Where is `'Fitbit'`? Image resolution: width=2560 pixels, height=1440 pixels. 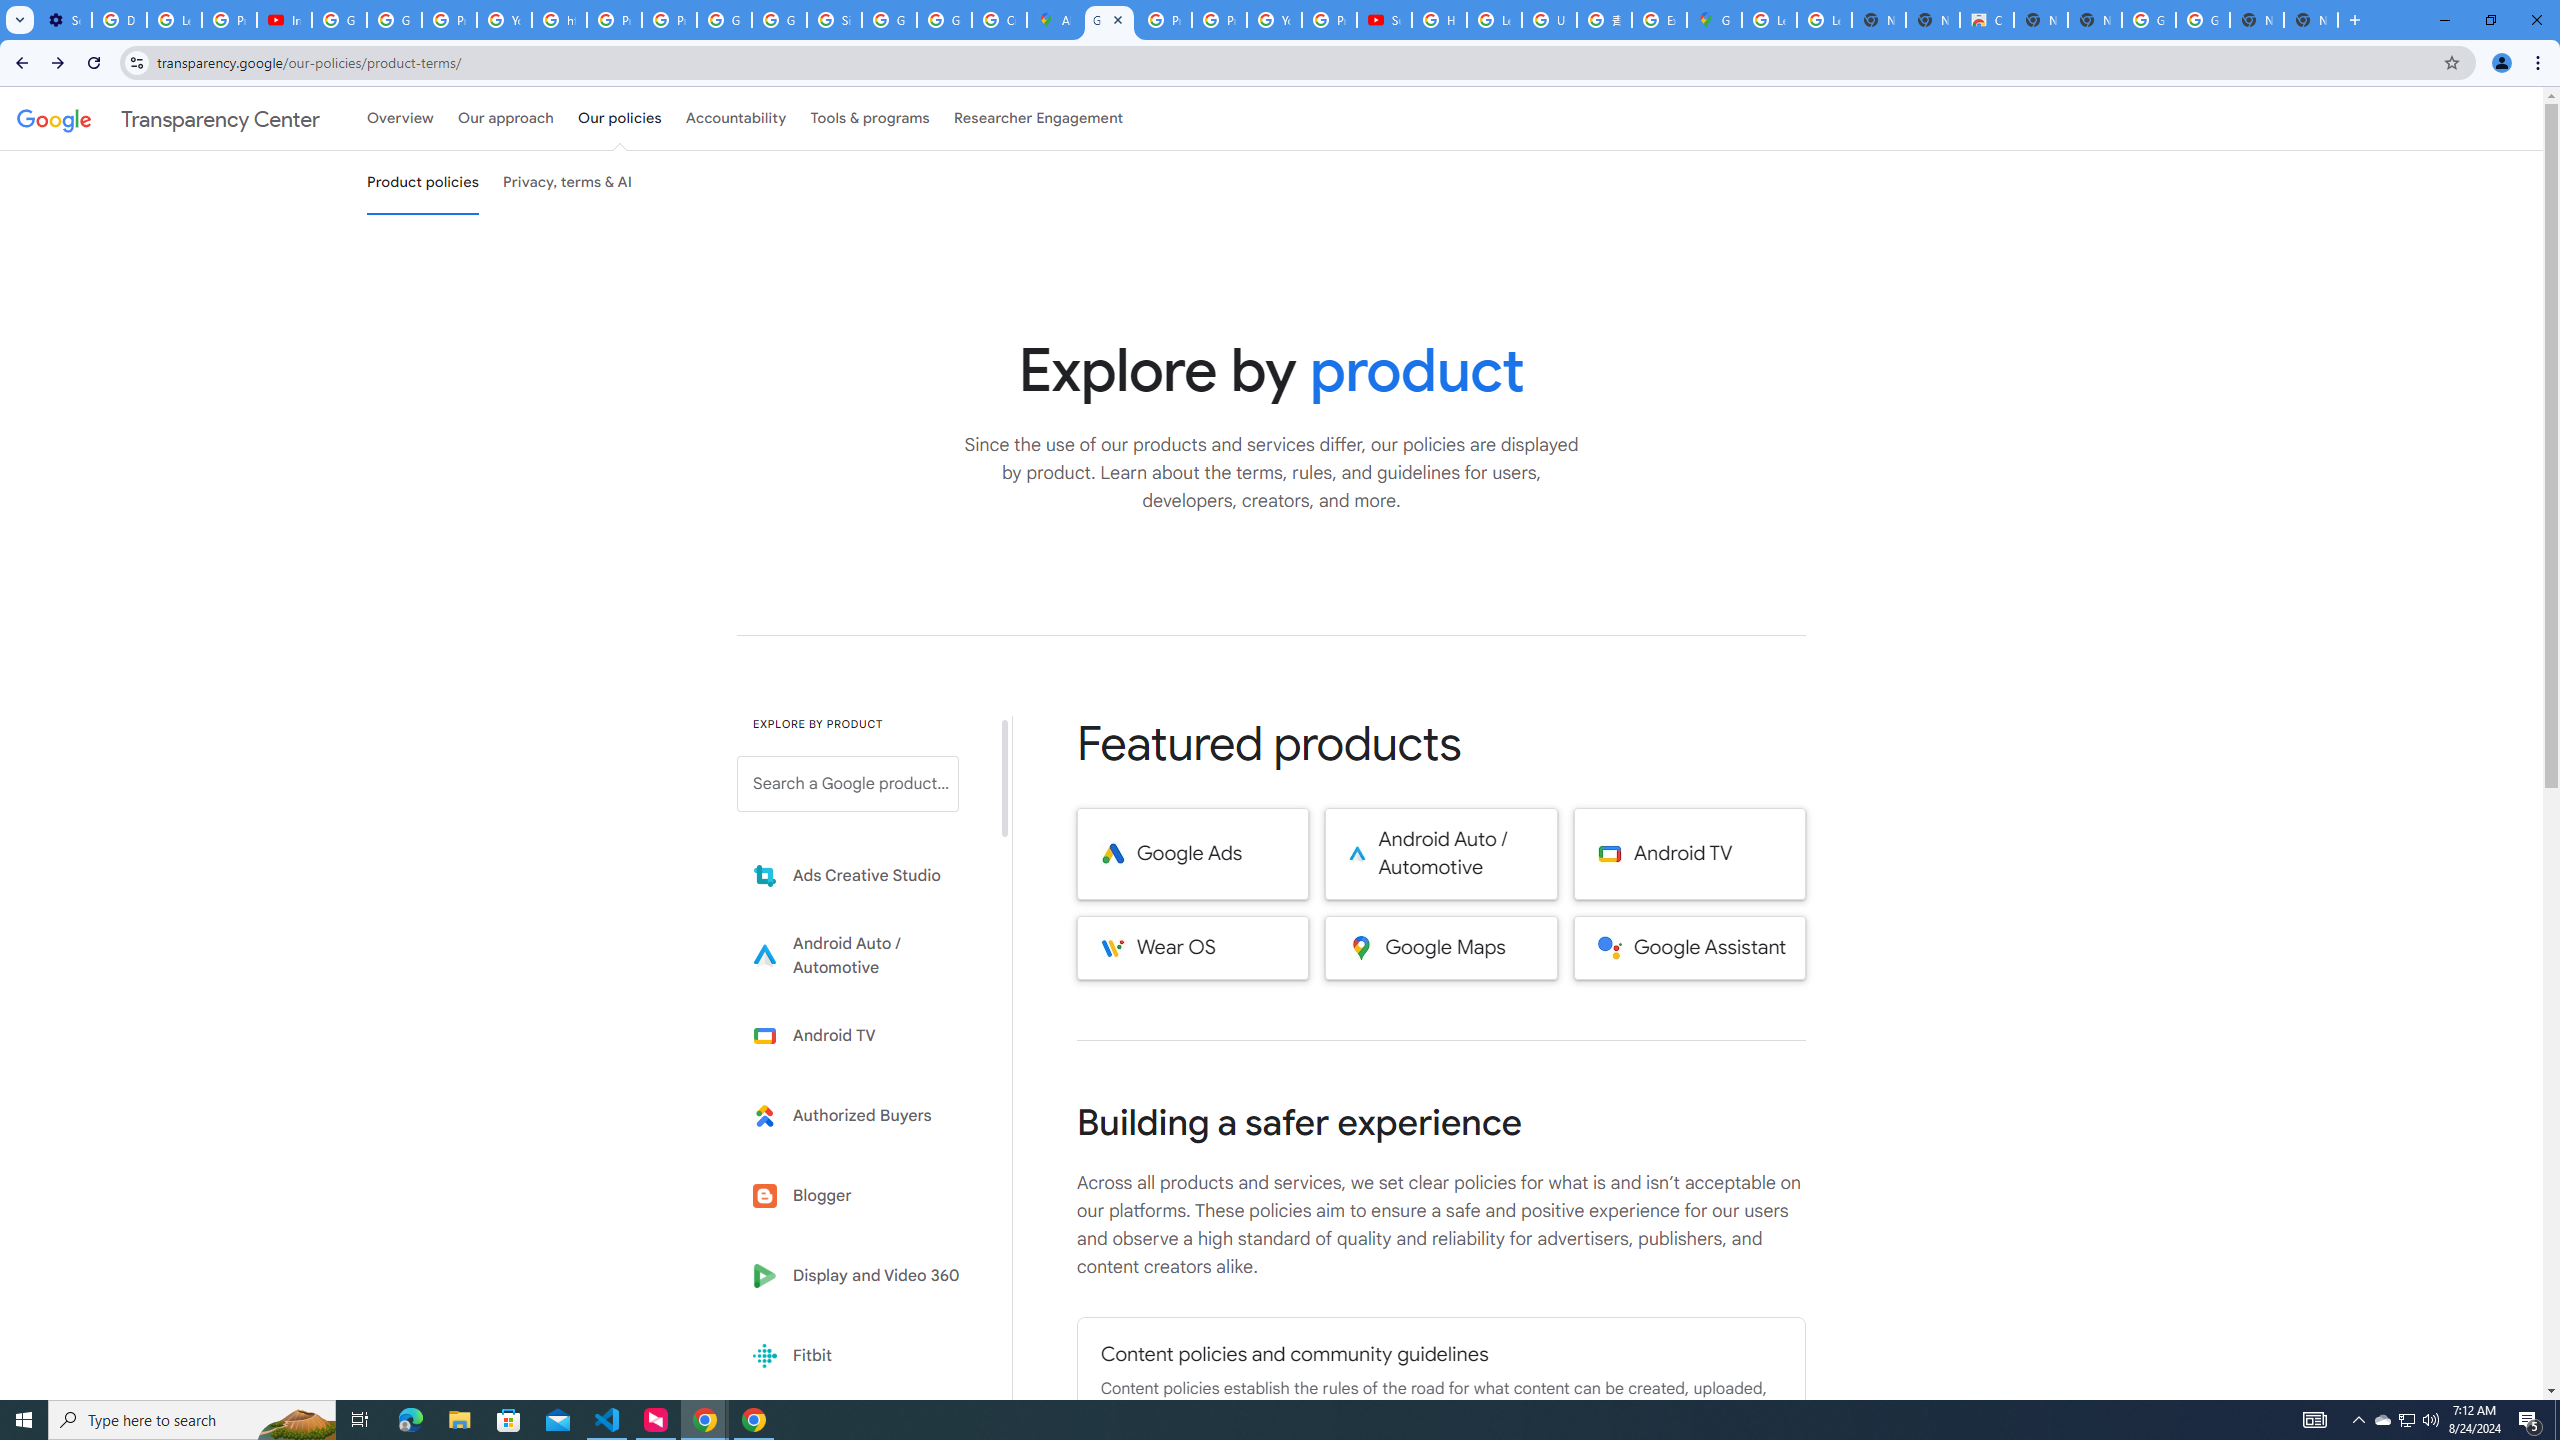
'Fitbit' is located at coordinates (861, 1355).